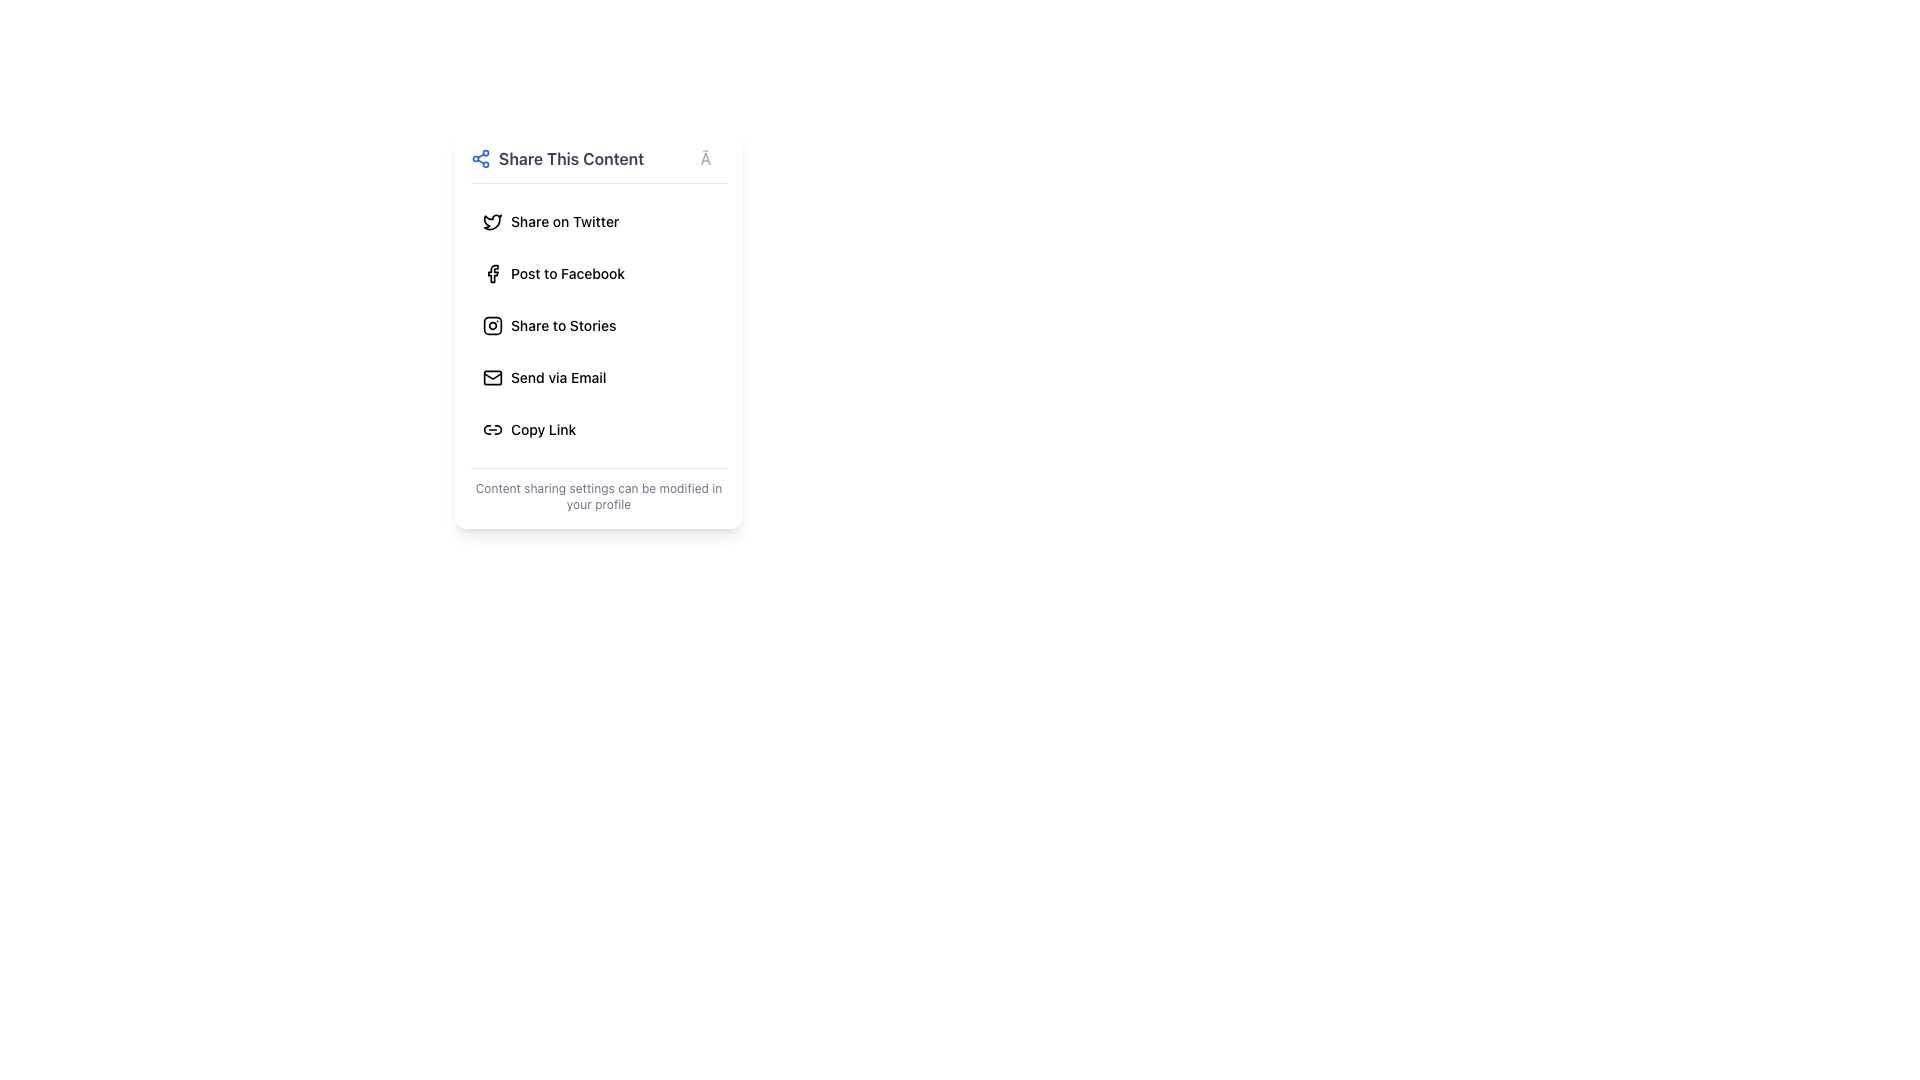 Image resolution: width=1920 pixels, height=1080 pixels. I want to click on the email action icon located in the fourth row of the share menu, positioned to the left of the 'Send via Email' text label, so click(493, 378).